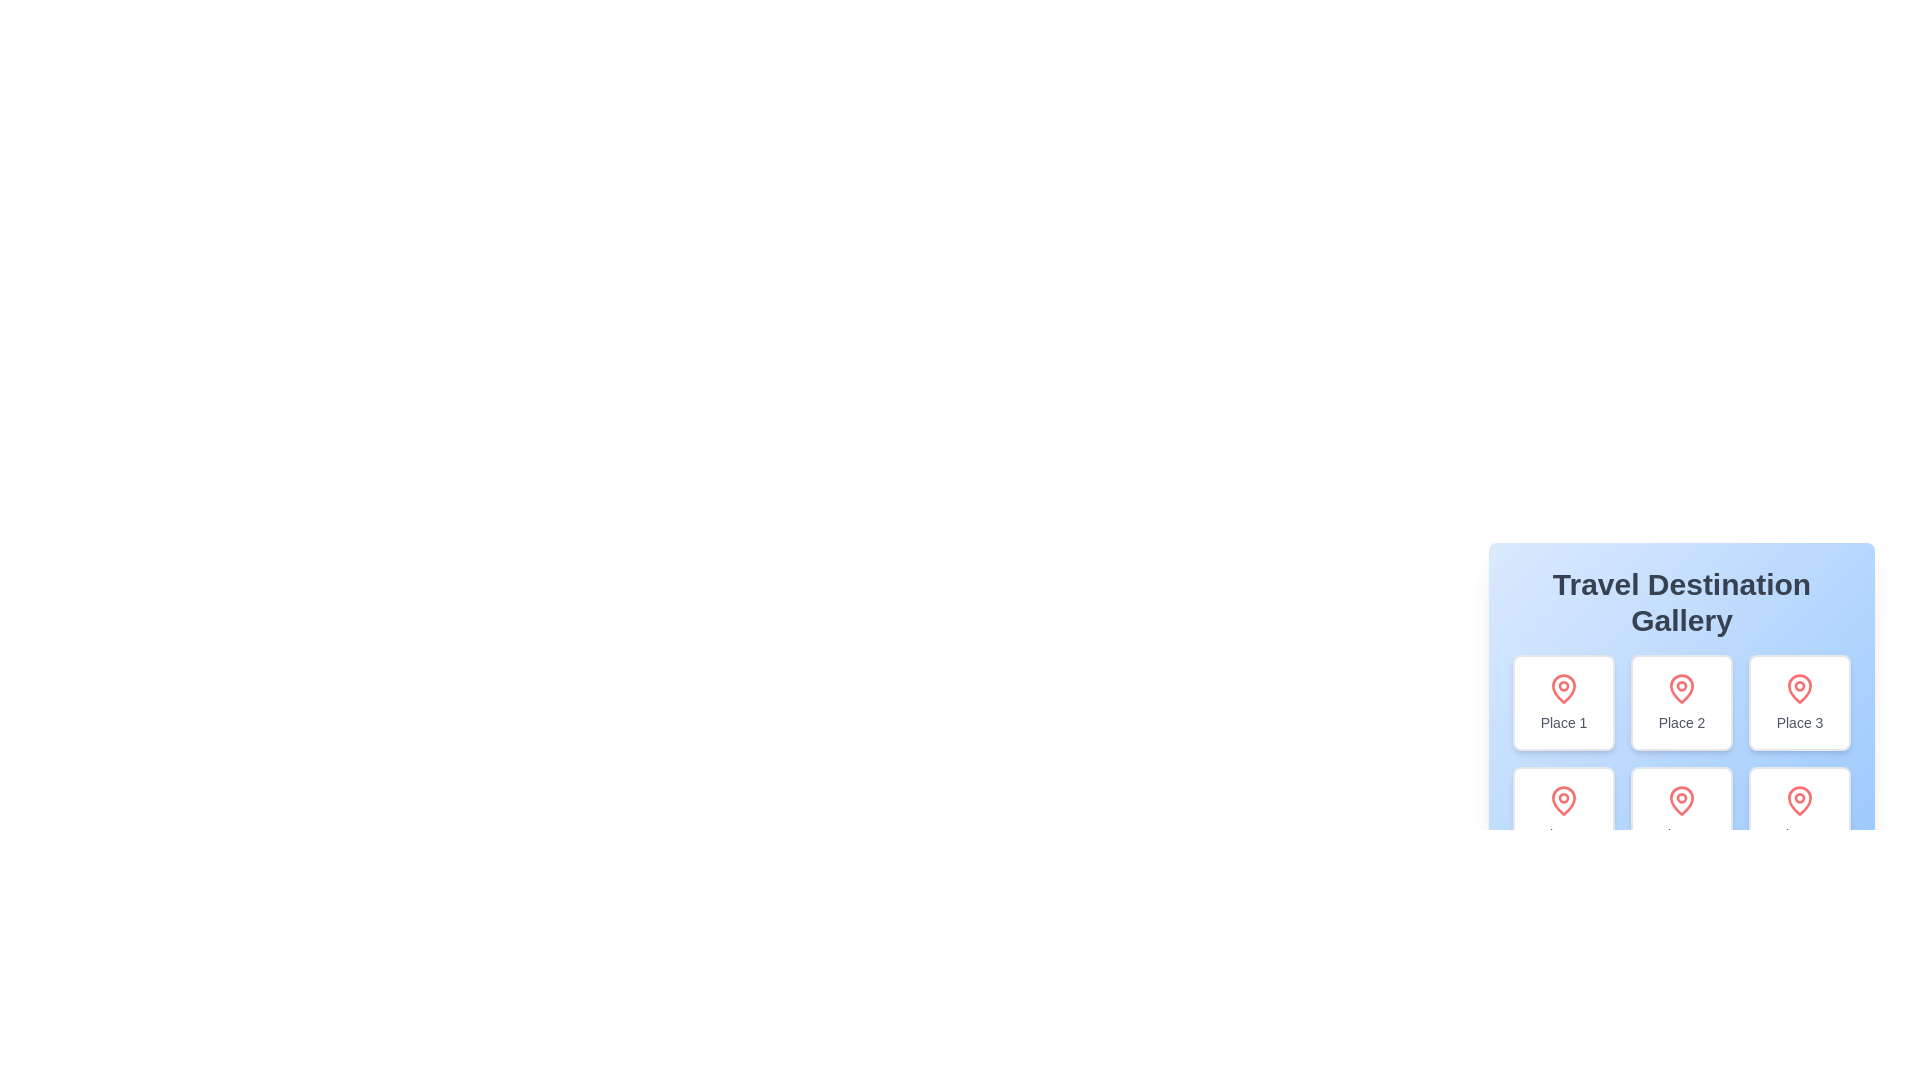  Describe the element at coordinates (1800, 701) in the screenshot. I see `the Interactive Card for 'Place 3' in the Travel Destination Gallery` at that location.